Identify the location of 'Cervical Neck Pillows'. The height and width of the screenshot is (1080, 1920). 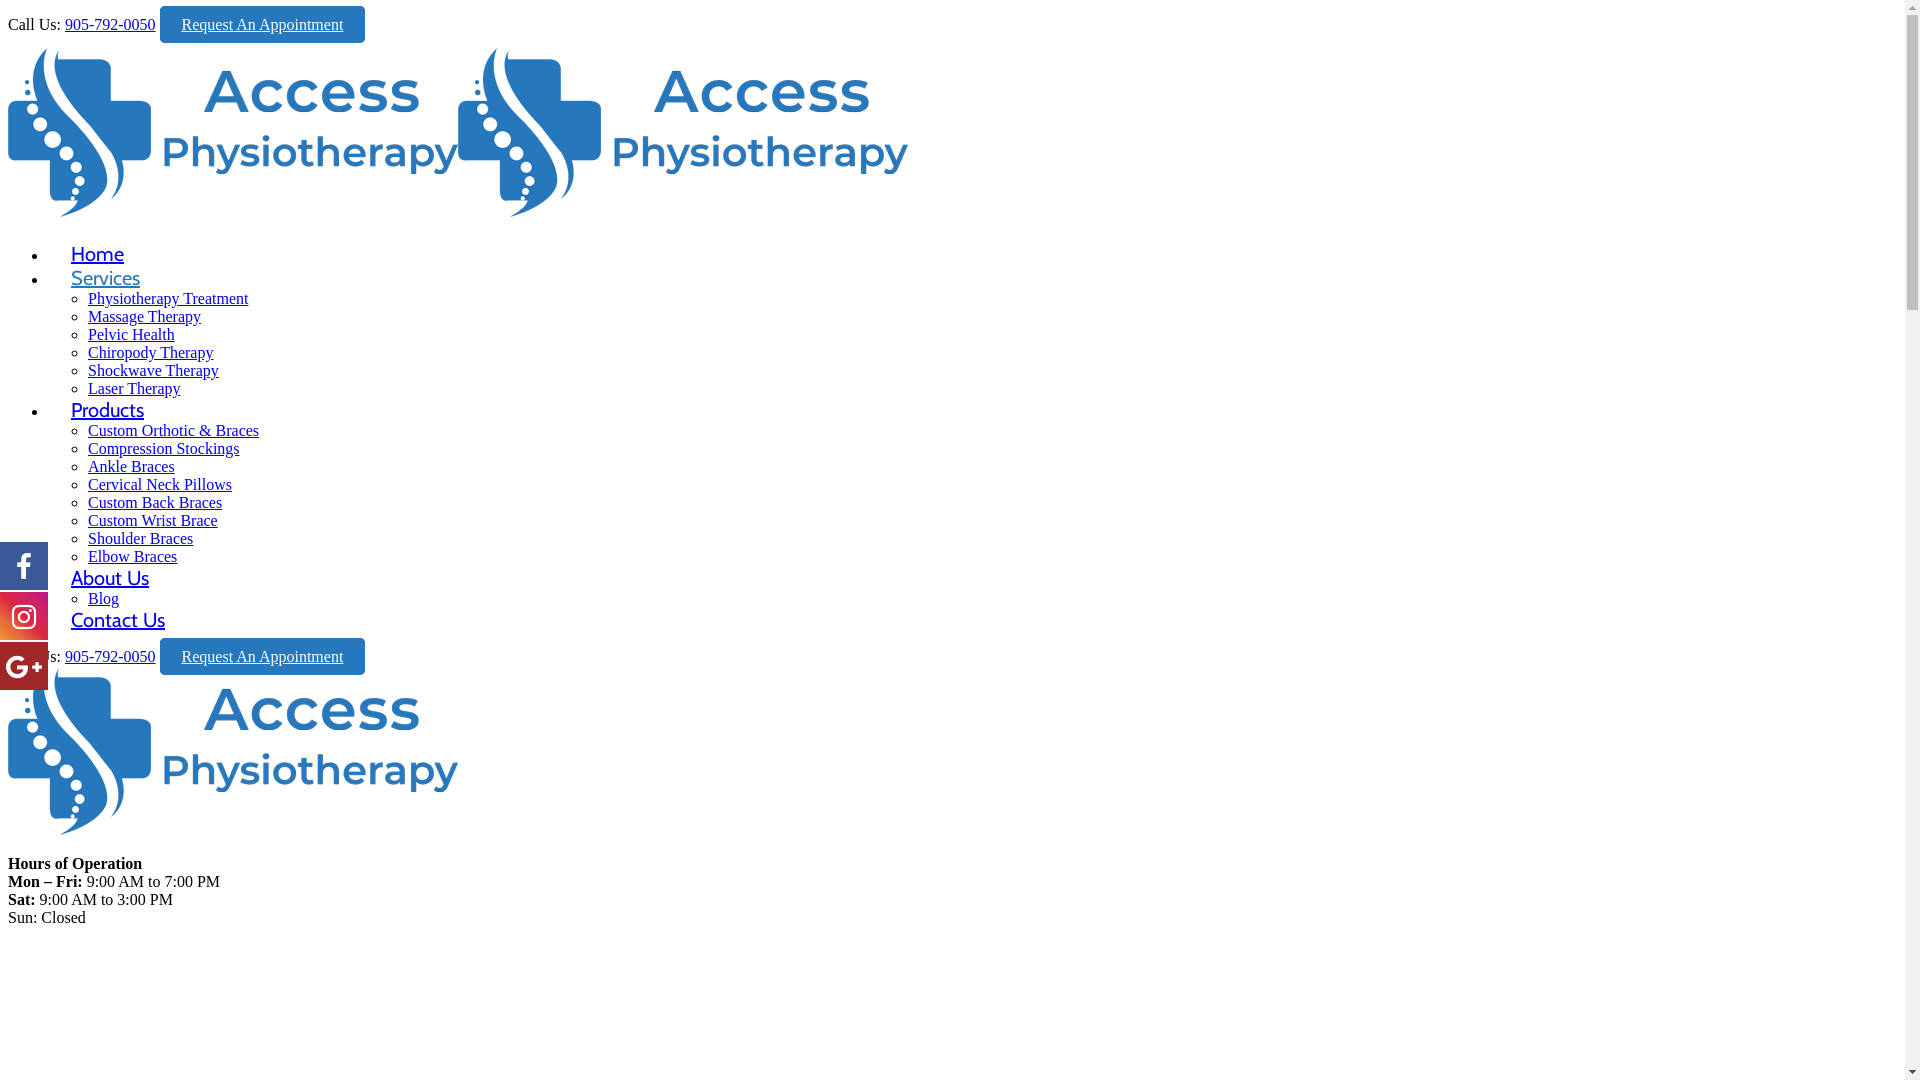
(158, 484).